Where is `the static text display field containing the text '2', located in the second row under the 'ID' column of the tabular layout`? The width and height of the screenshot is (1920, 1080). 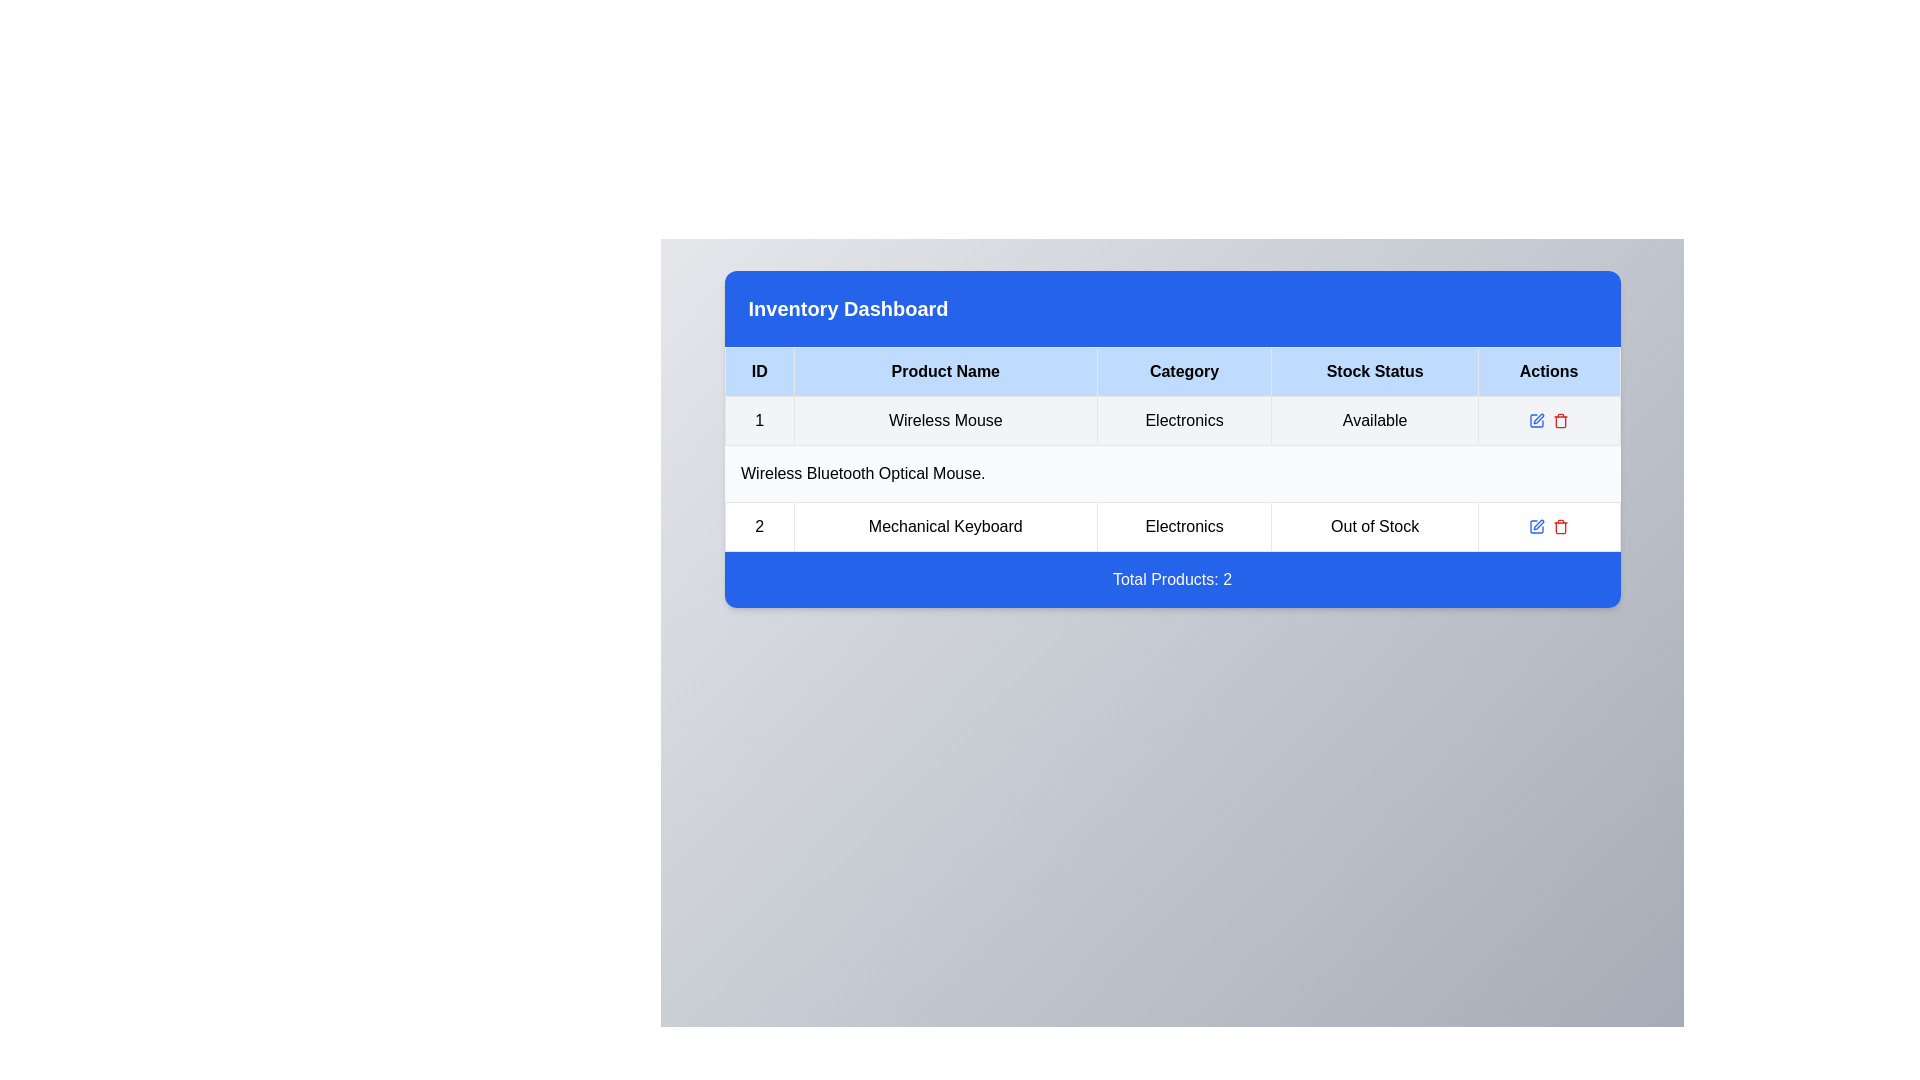
the static text display field containing the text '2', located in the second row under the 'ID' column of the tabular layout is located at coordinates (758, 526).